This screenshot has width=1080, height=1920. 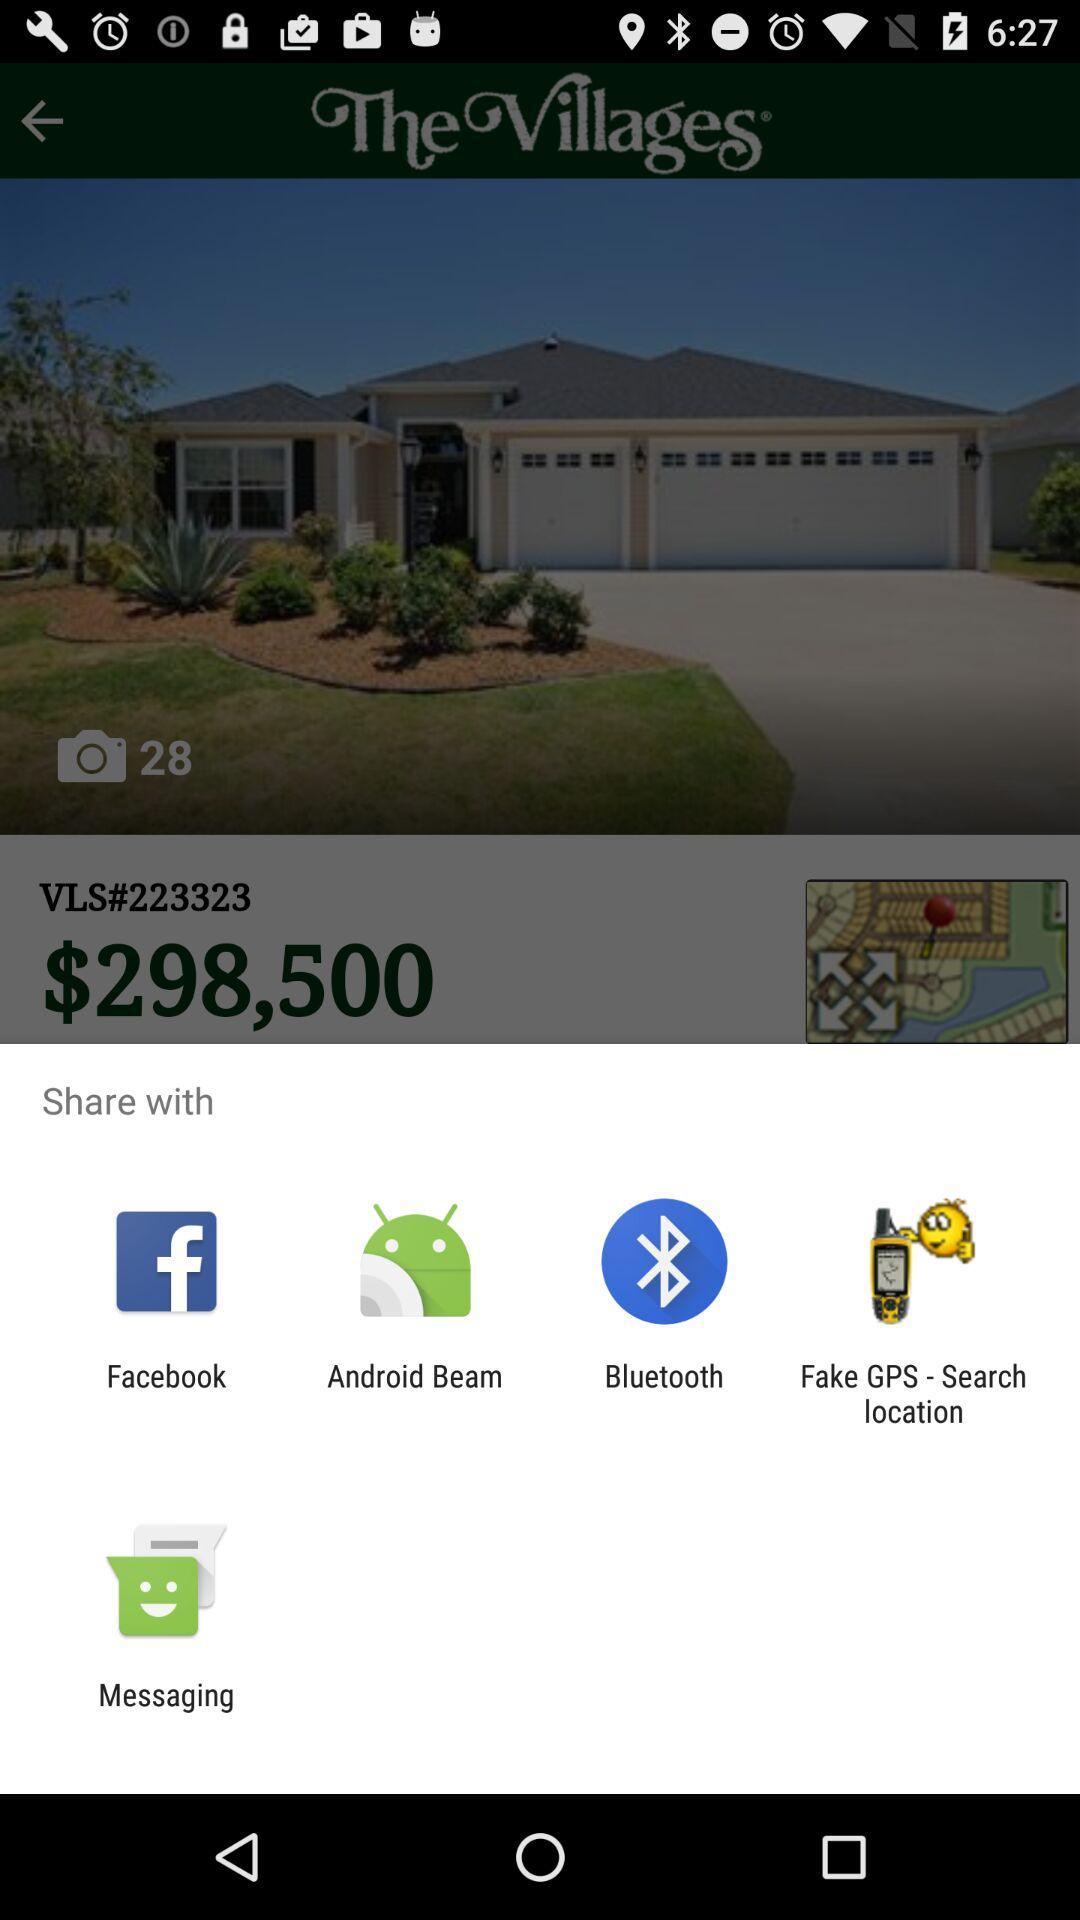 I want to click on android beam, so click(x=414, y=1392).